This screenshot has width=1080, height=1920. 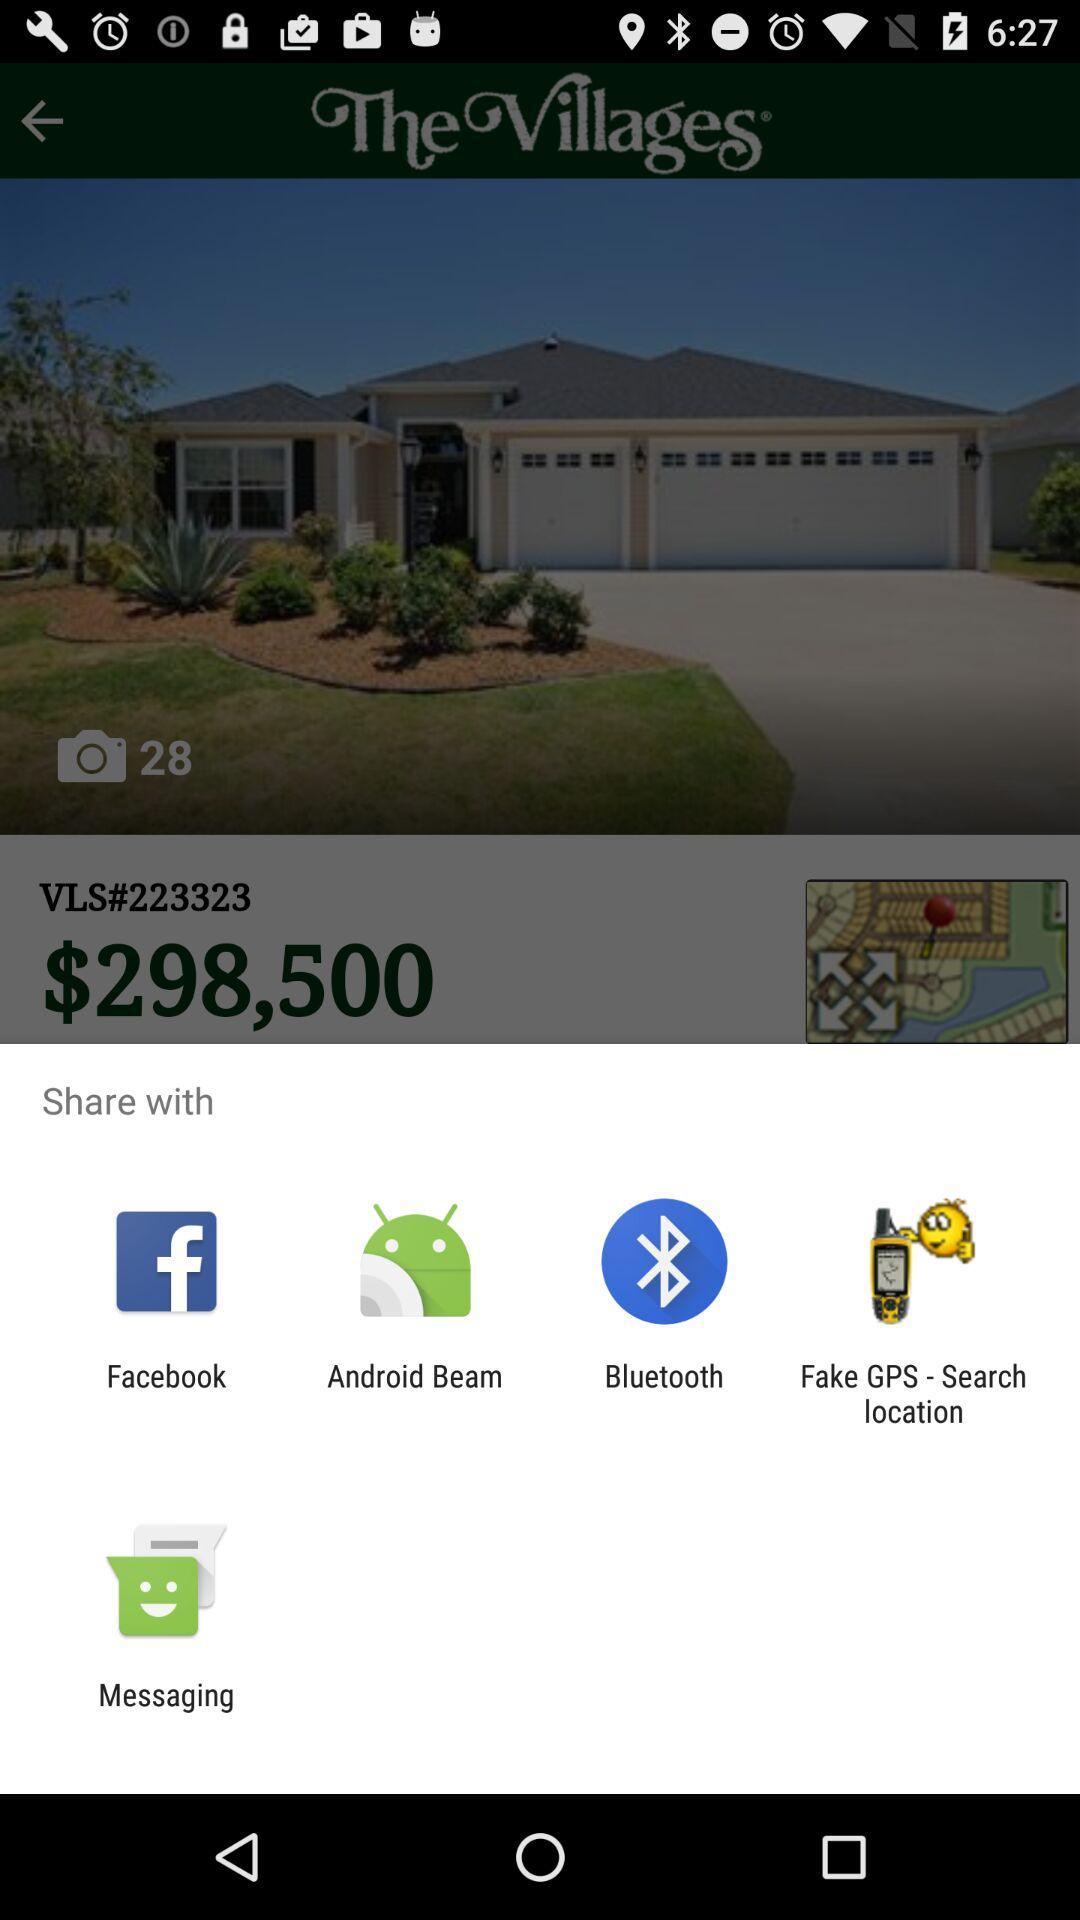 I want to click on android beam, so click(x=414, y=1392).